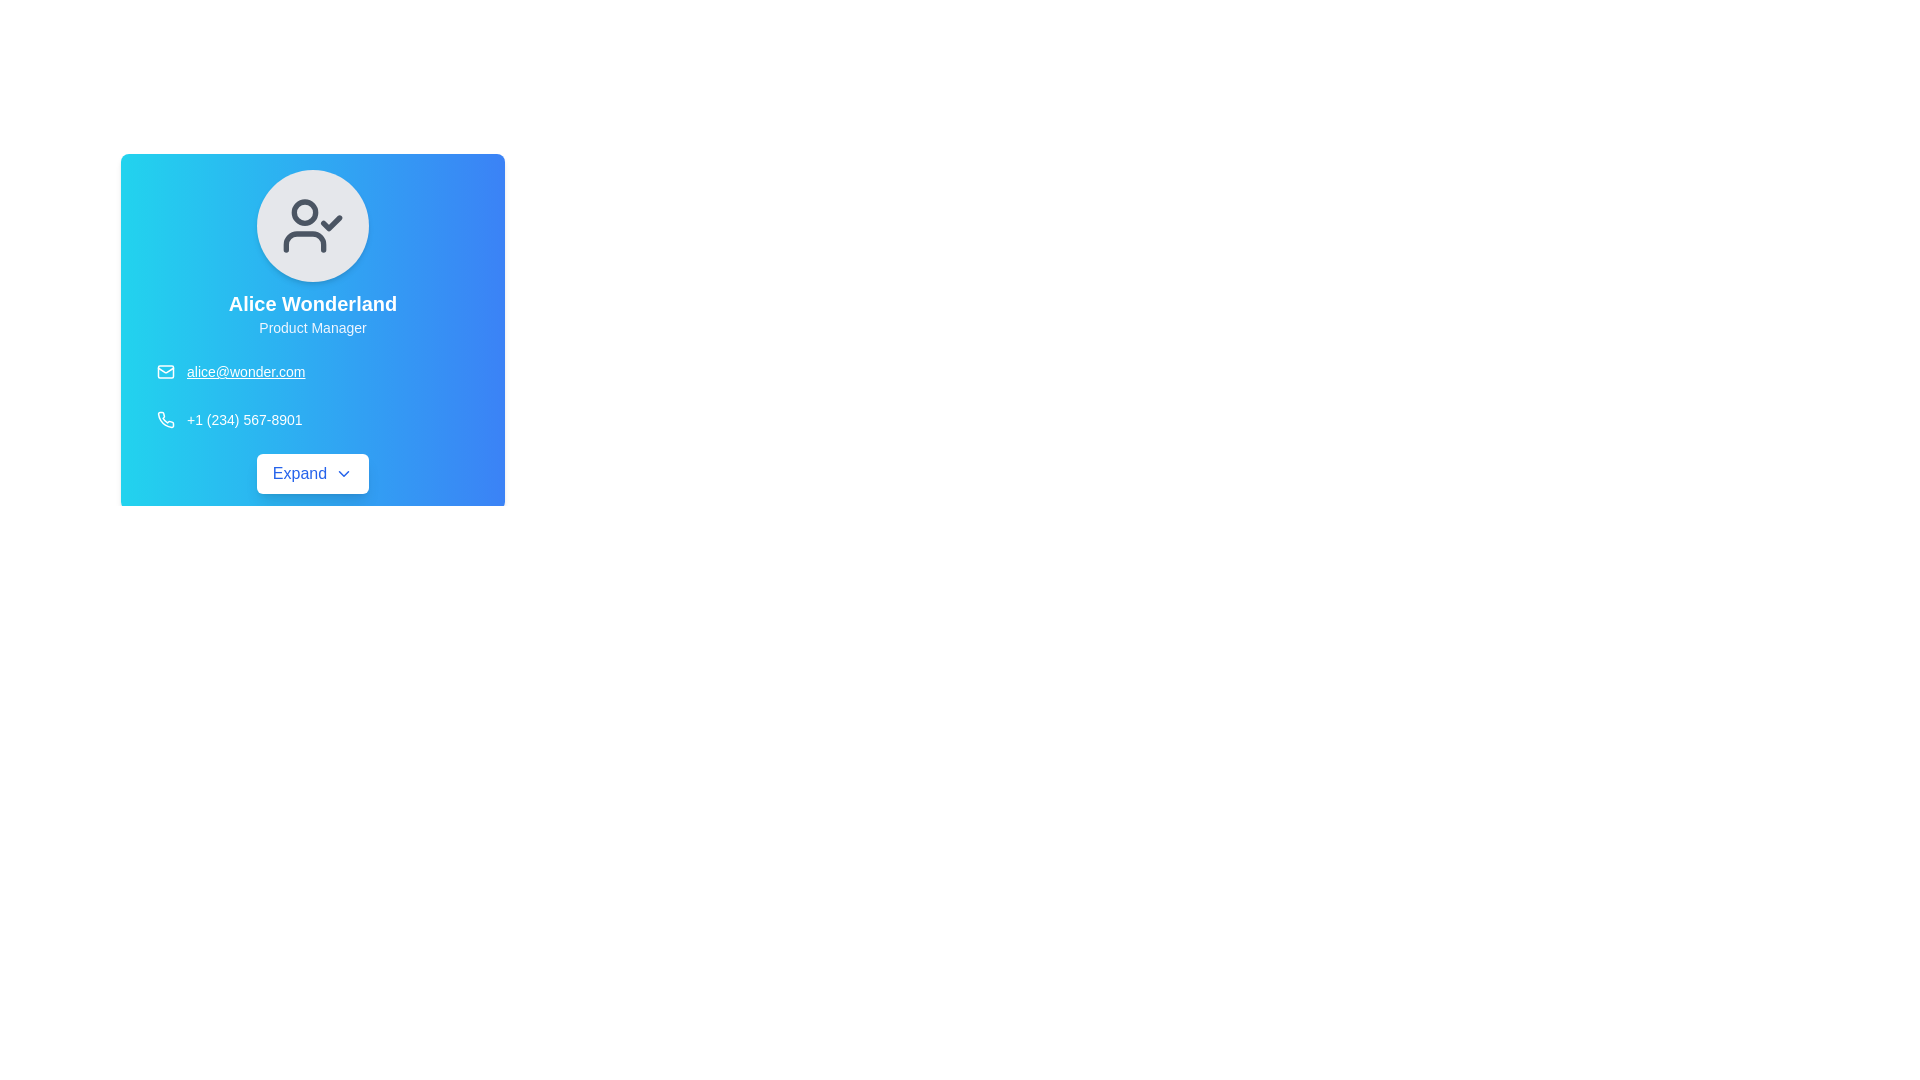 The width and height of the screenshot is (1920, 1080). I want to click on the 'Expand' button that displays the text in blue sans-serif font, which is located below the profile details section, so click(298, 474).